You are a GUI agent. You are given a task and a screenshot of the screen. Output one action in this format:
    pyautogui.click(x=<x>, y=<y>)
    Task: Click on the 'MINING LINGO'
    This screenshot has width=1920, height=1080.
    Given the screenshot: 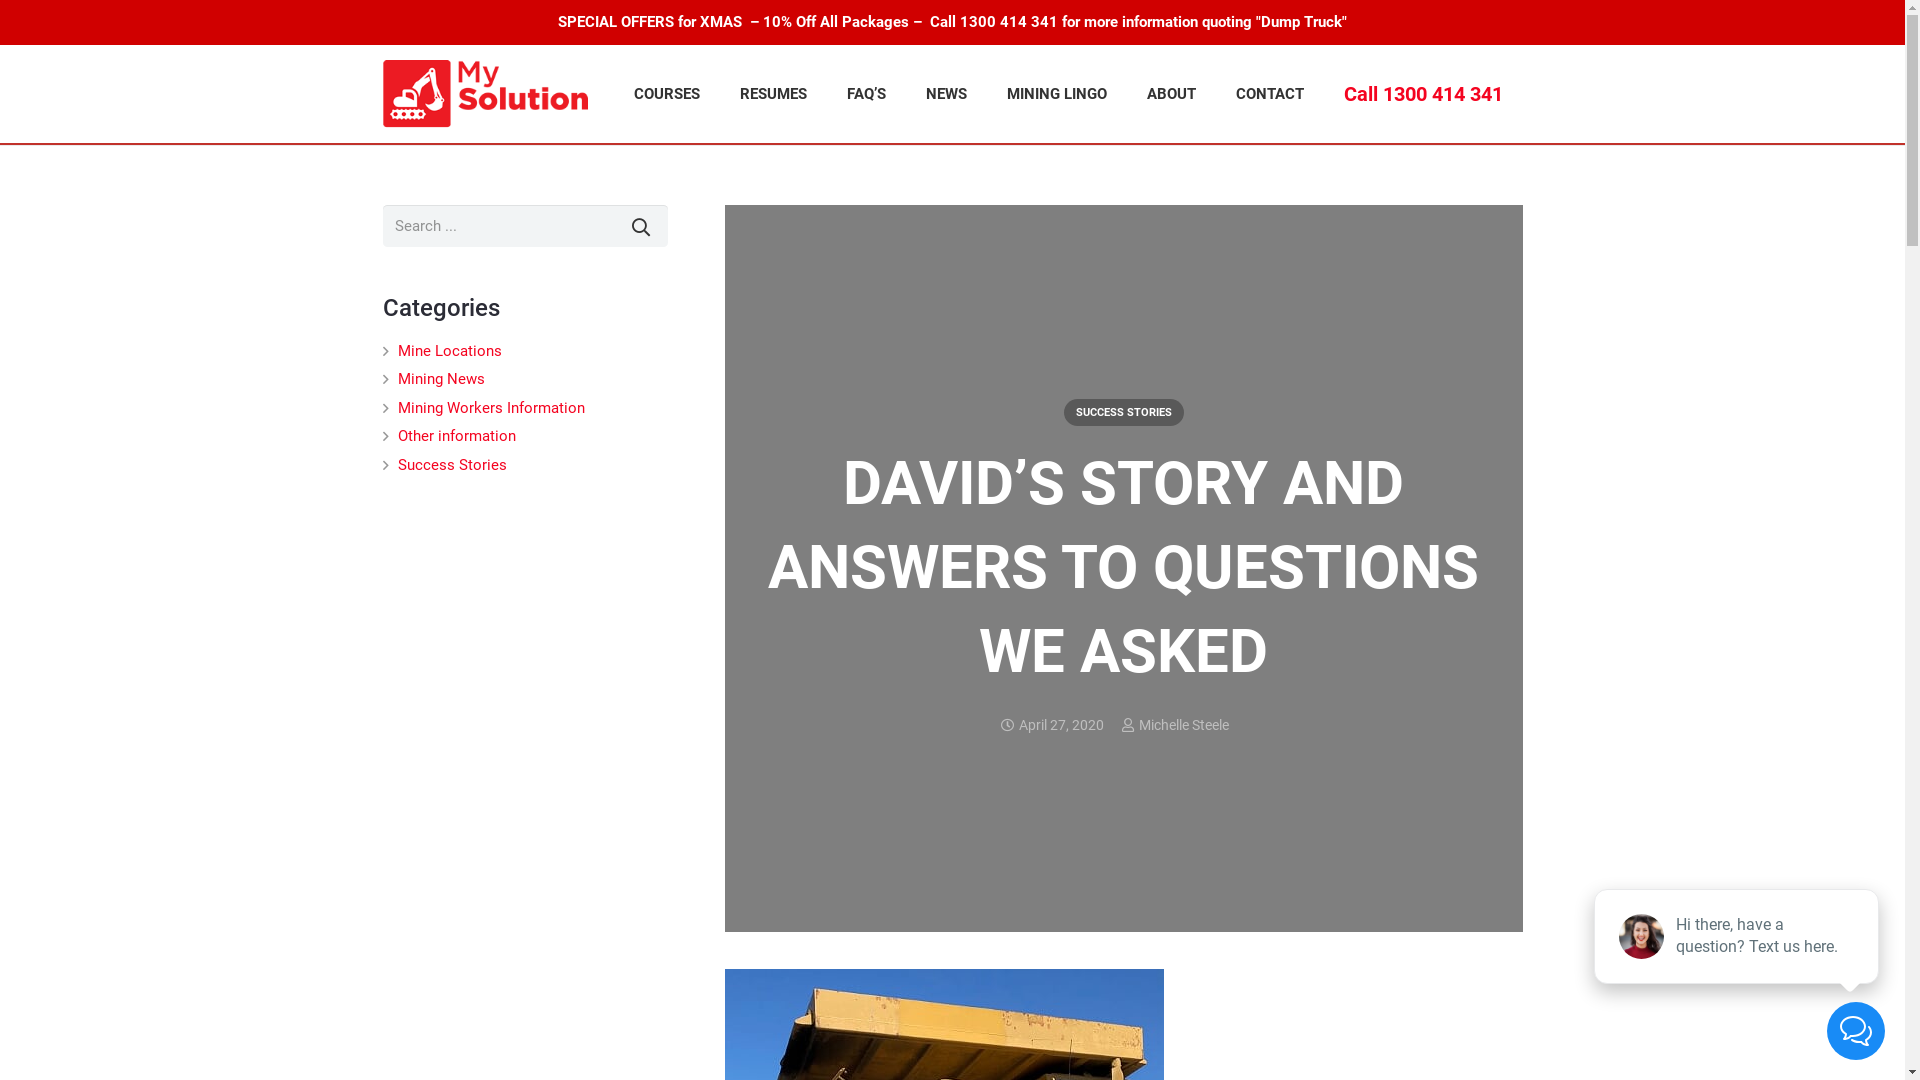 What is the action you would take?
    pyautogui.click(x=1055, y=93)
    